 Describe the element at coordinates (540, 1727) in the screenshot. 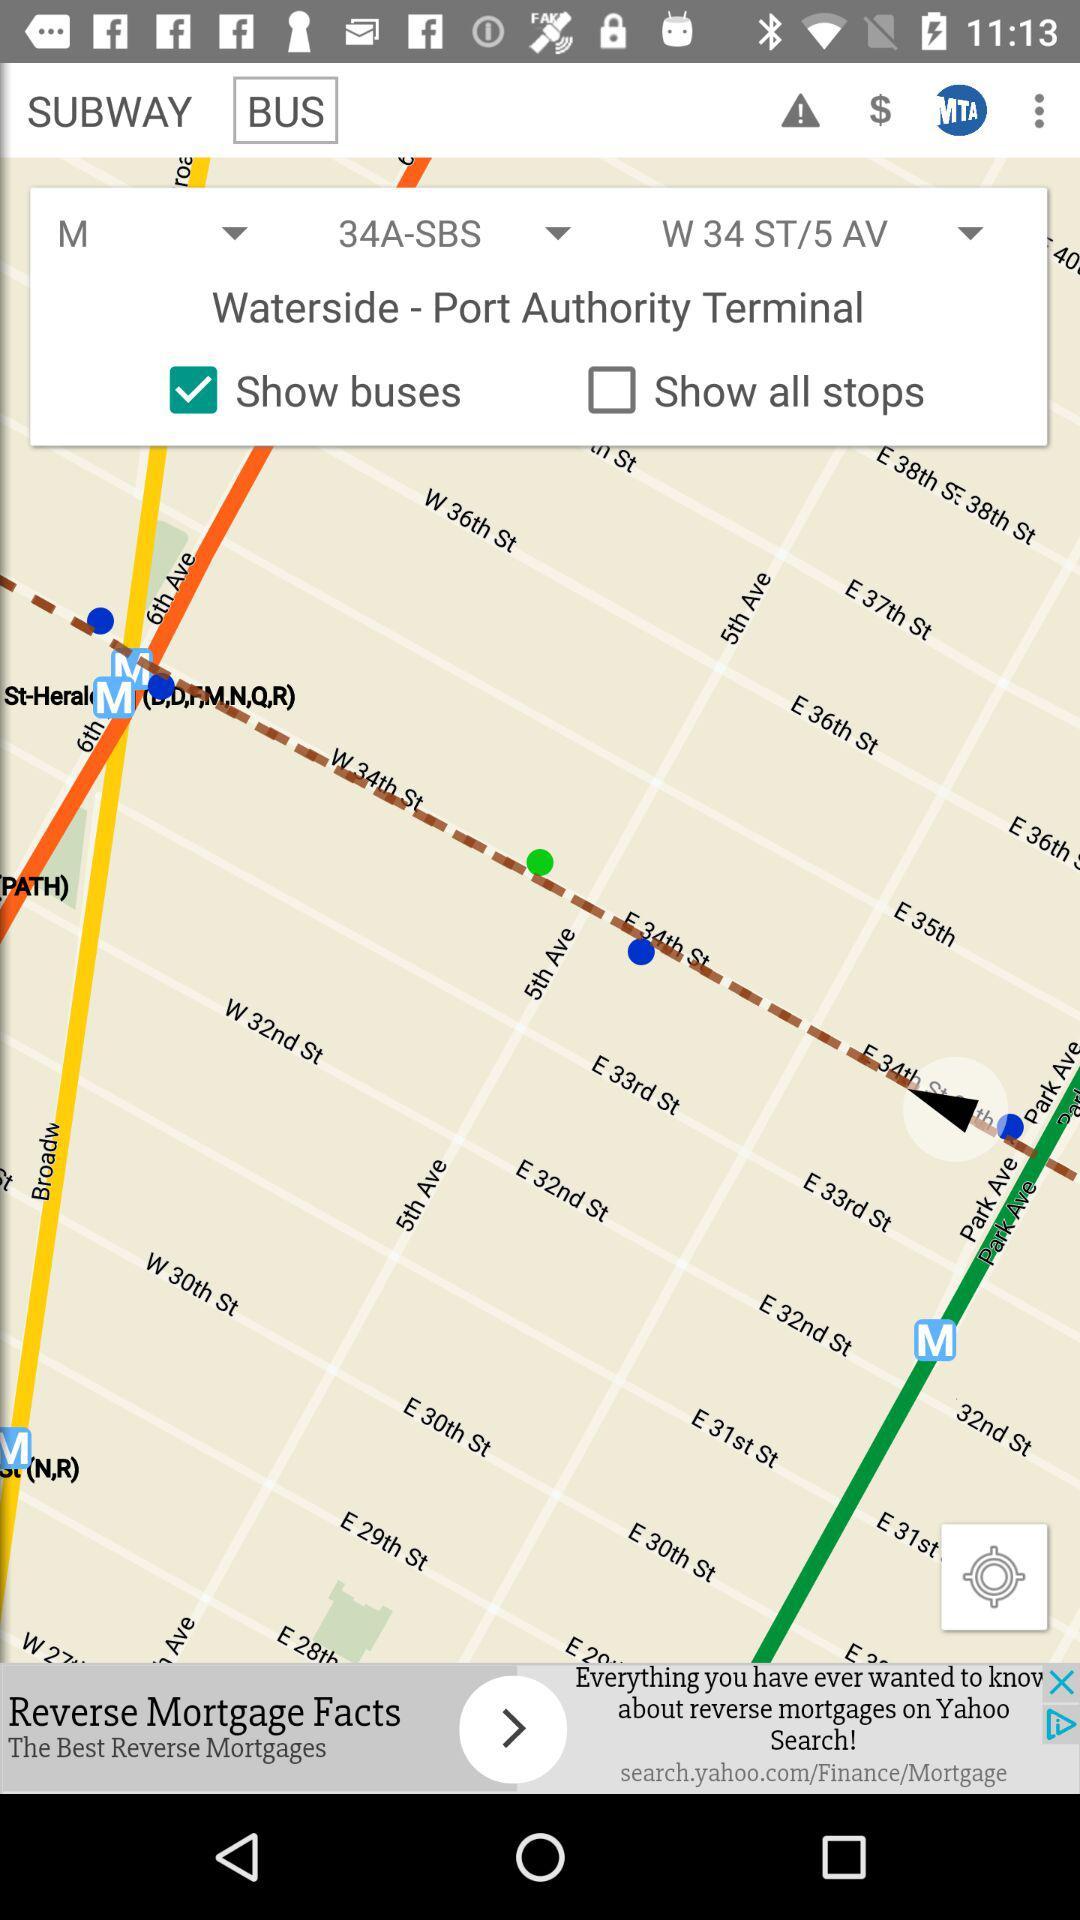

I see `advertisement page` at that location.